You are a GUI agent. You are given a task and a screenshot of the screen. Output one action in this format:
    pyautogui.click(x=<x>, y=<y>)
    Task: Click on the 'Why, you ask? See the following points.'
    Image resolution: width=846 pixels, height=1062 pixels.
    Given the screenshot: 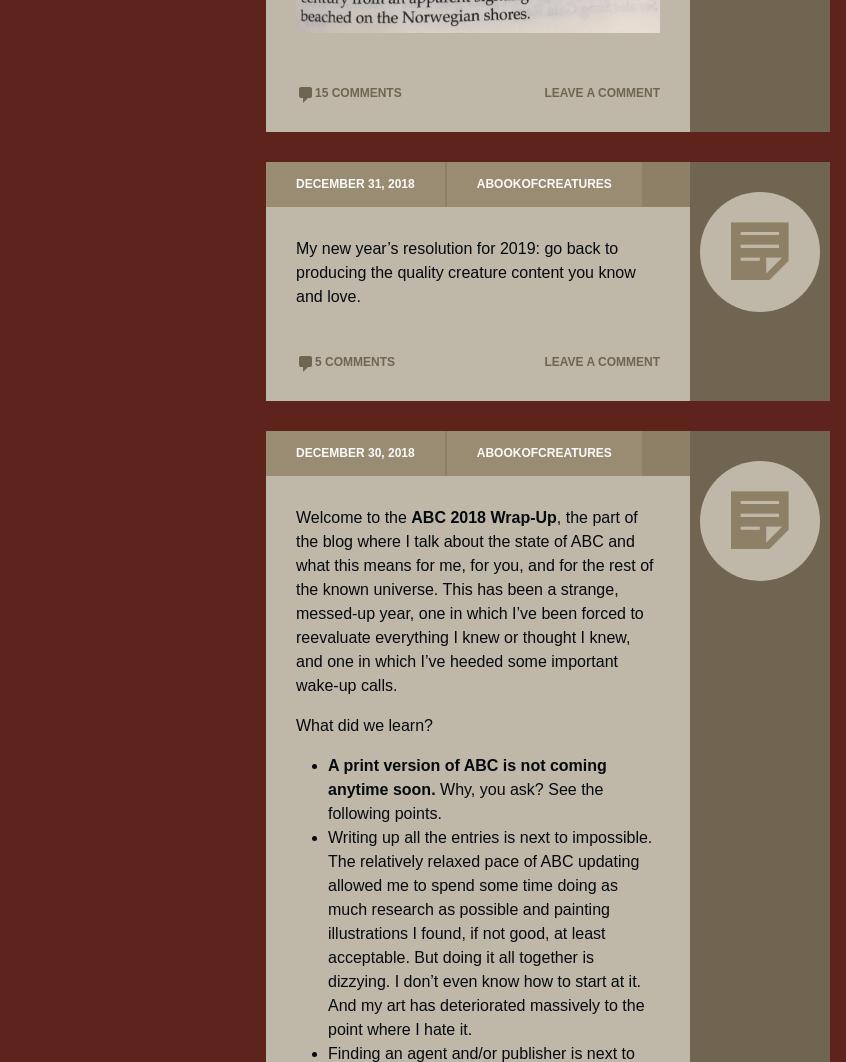 What is the action you would take?
    pyautogui.click(x=464, y=800)
    